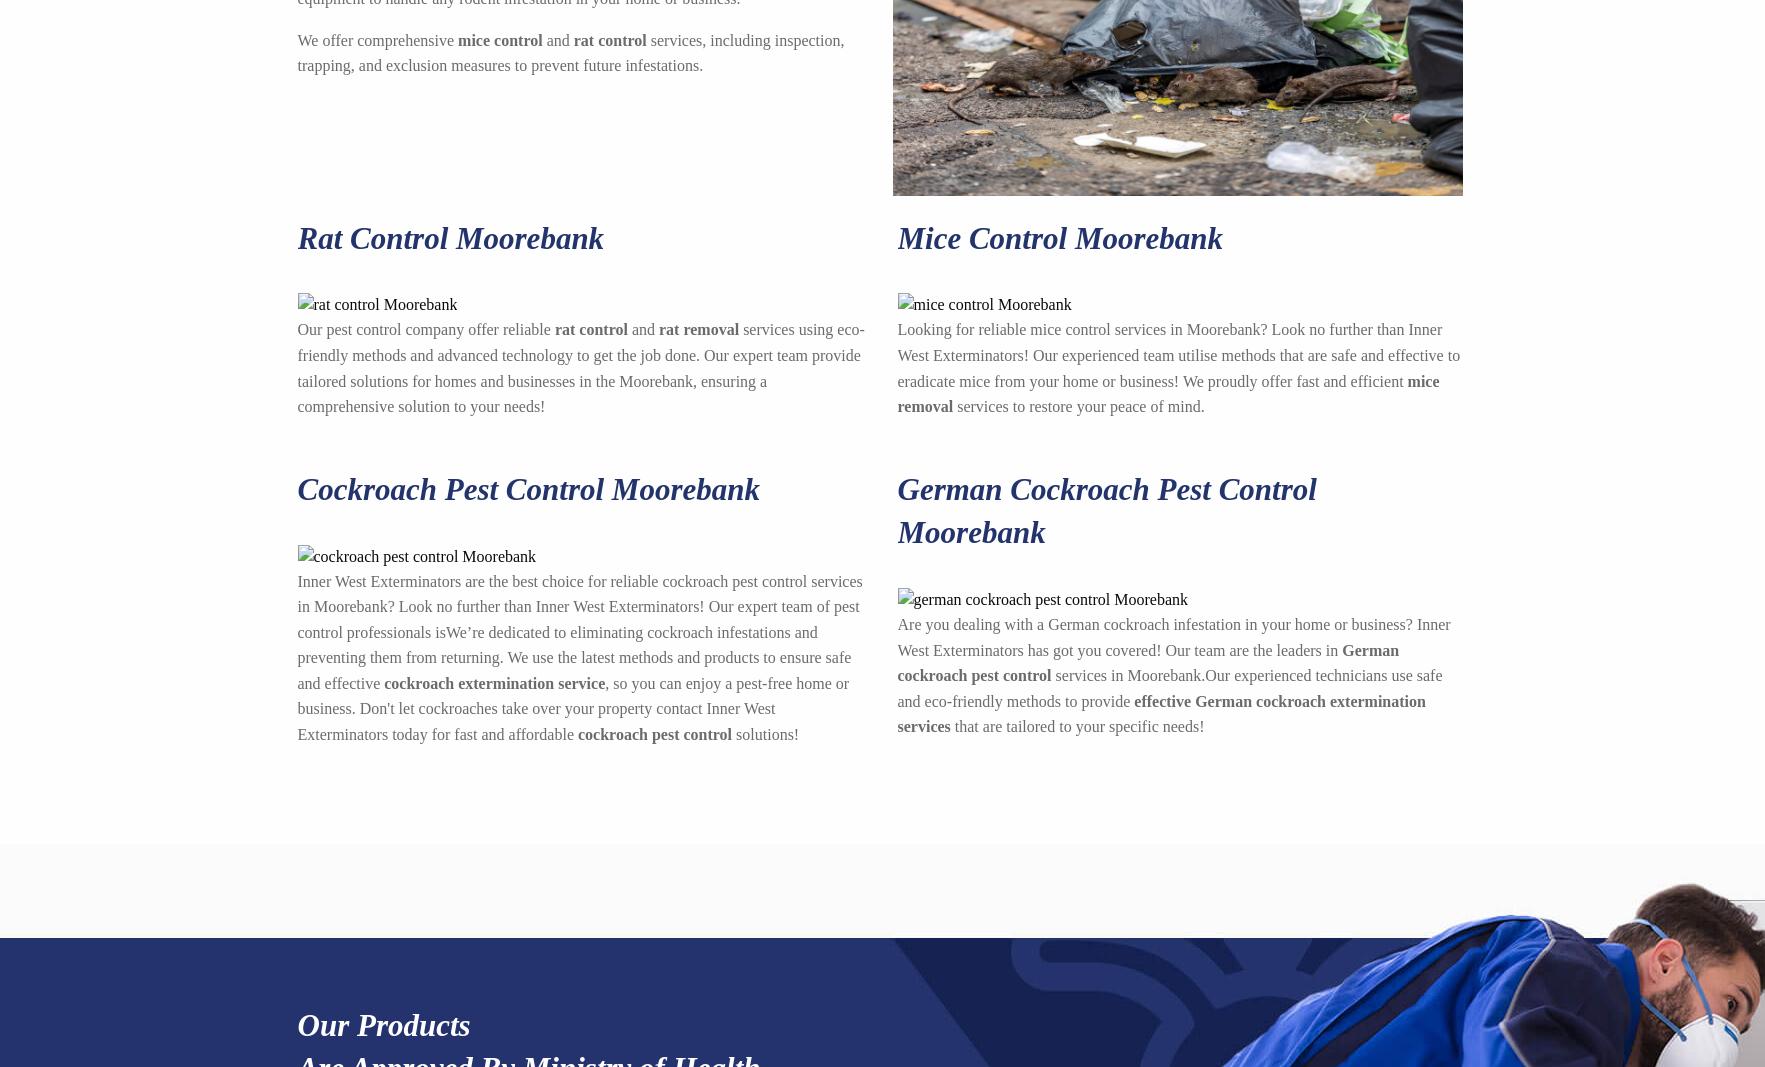 The image size is (1765, 1067). I want to click on 'German Cockroach Pest Control Moorebank', so click(1106, 509).